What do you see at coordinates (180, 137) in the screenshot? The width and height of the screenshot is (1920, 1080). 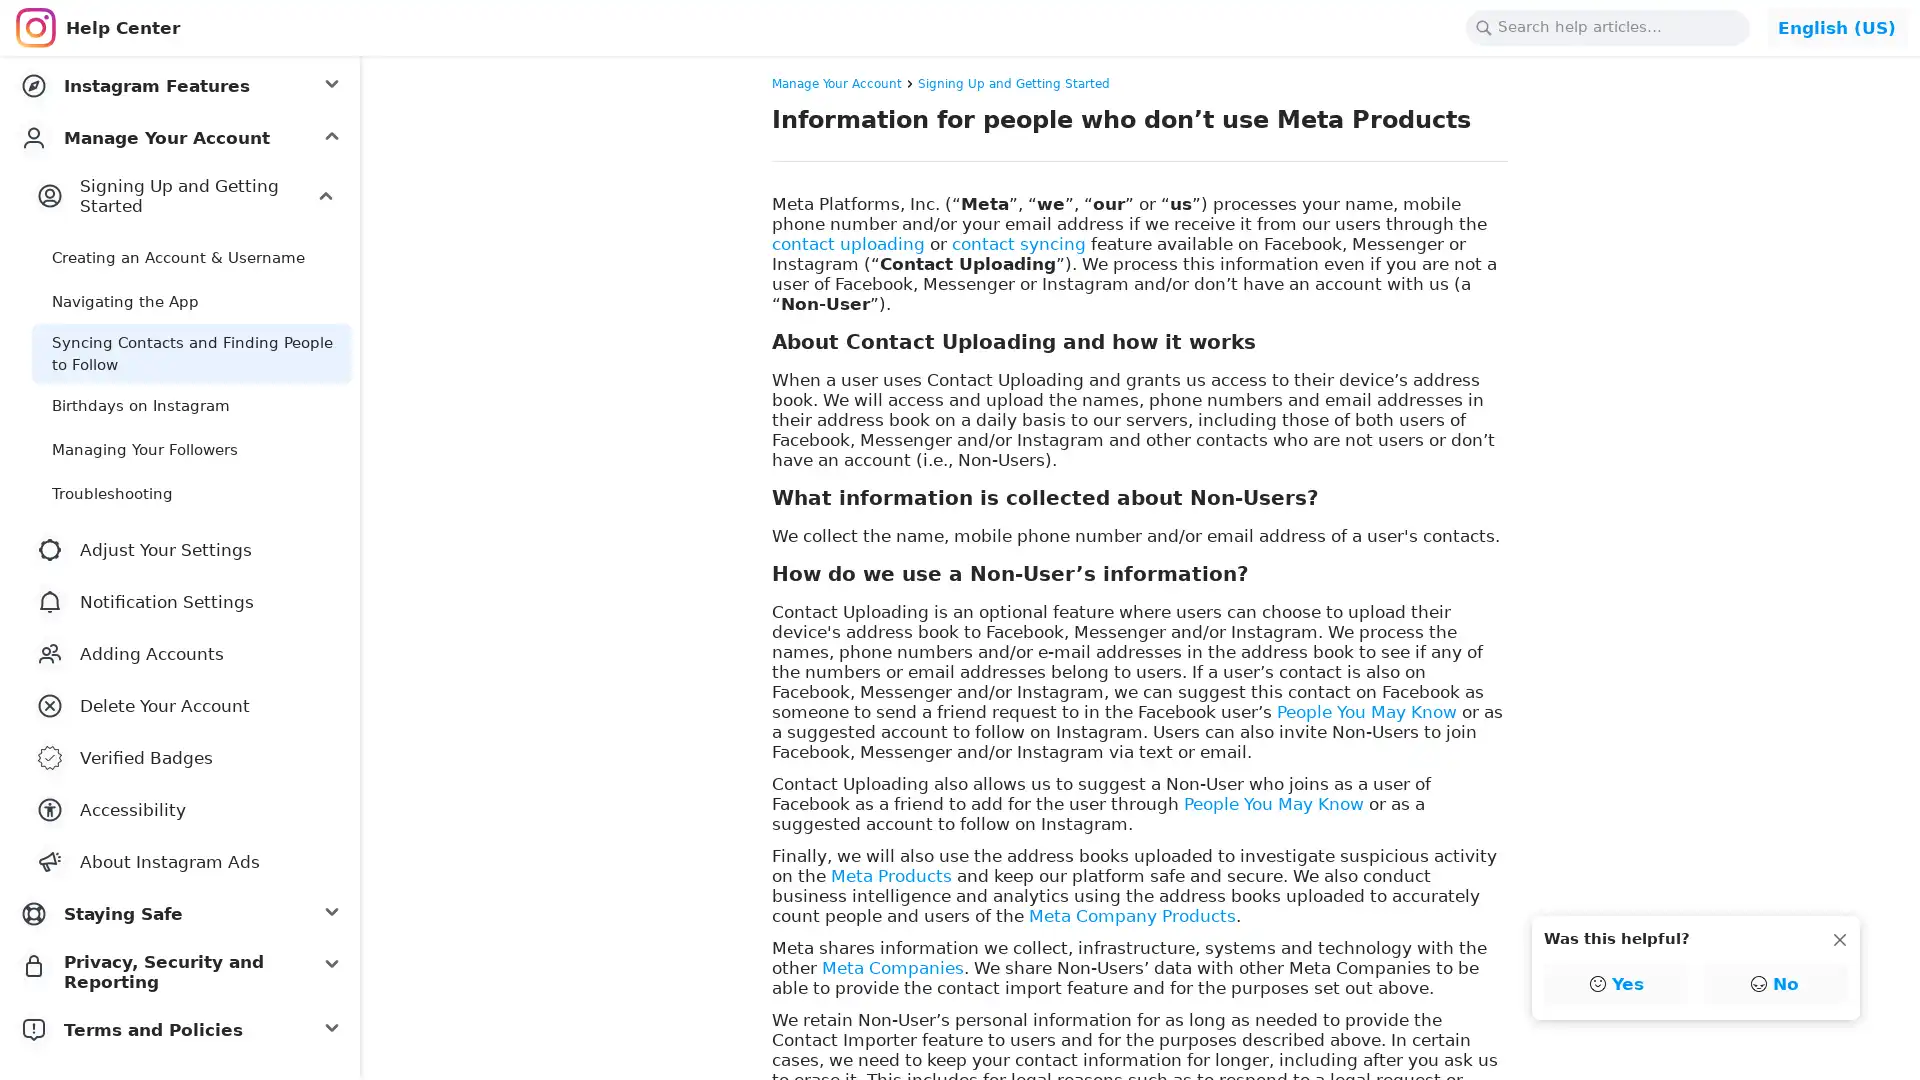 I see `Manage Your Account` at bounding box center [180, 137].